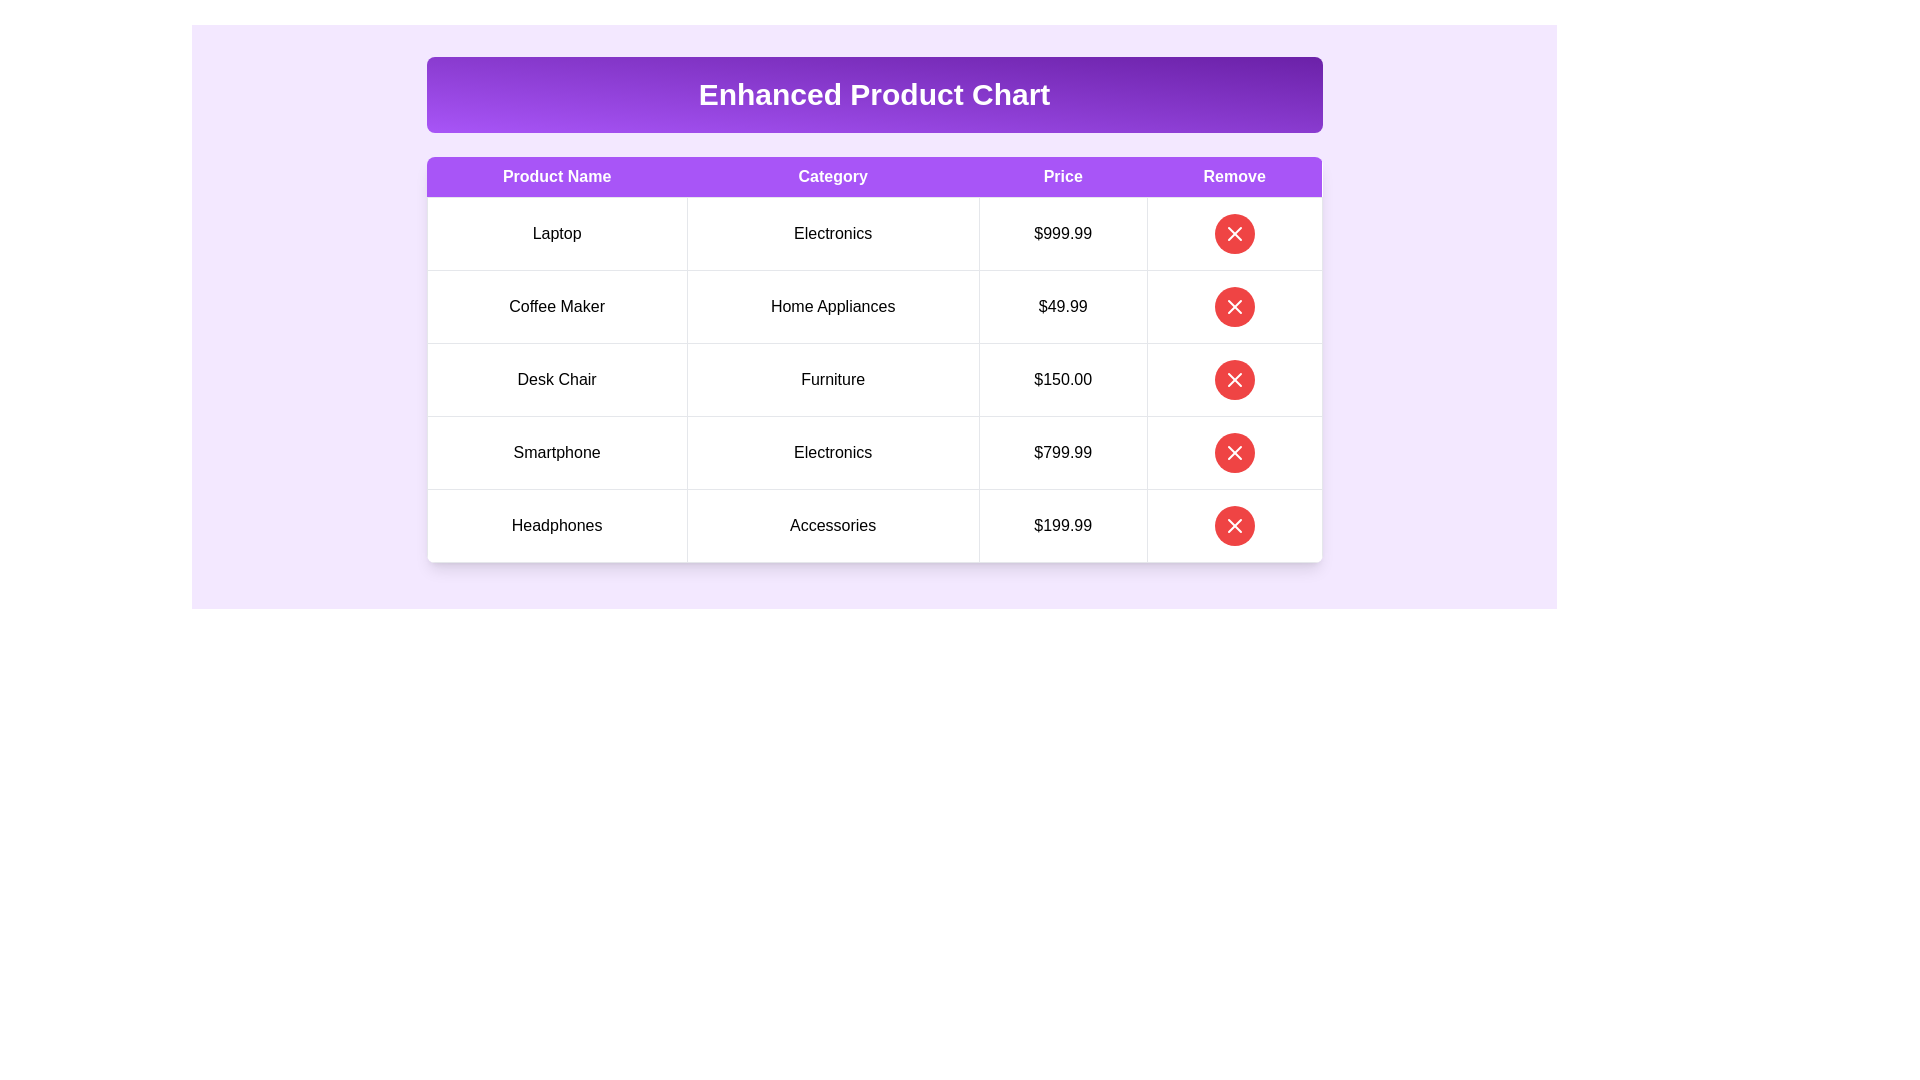 This screenshot has width=1920, height=1080. Describe the element at coordinates (1233, 380) in the screenshot. I see `the circular red button with a white cross icon located in the 'Remove' column of the third row of the table` at that location.